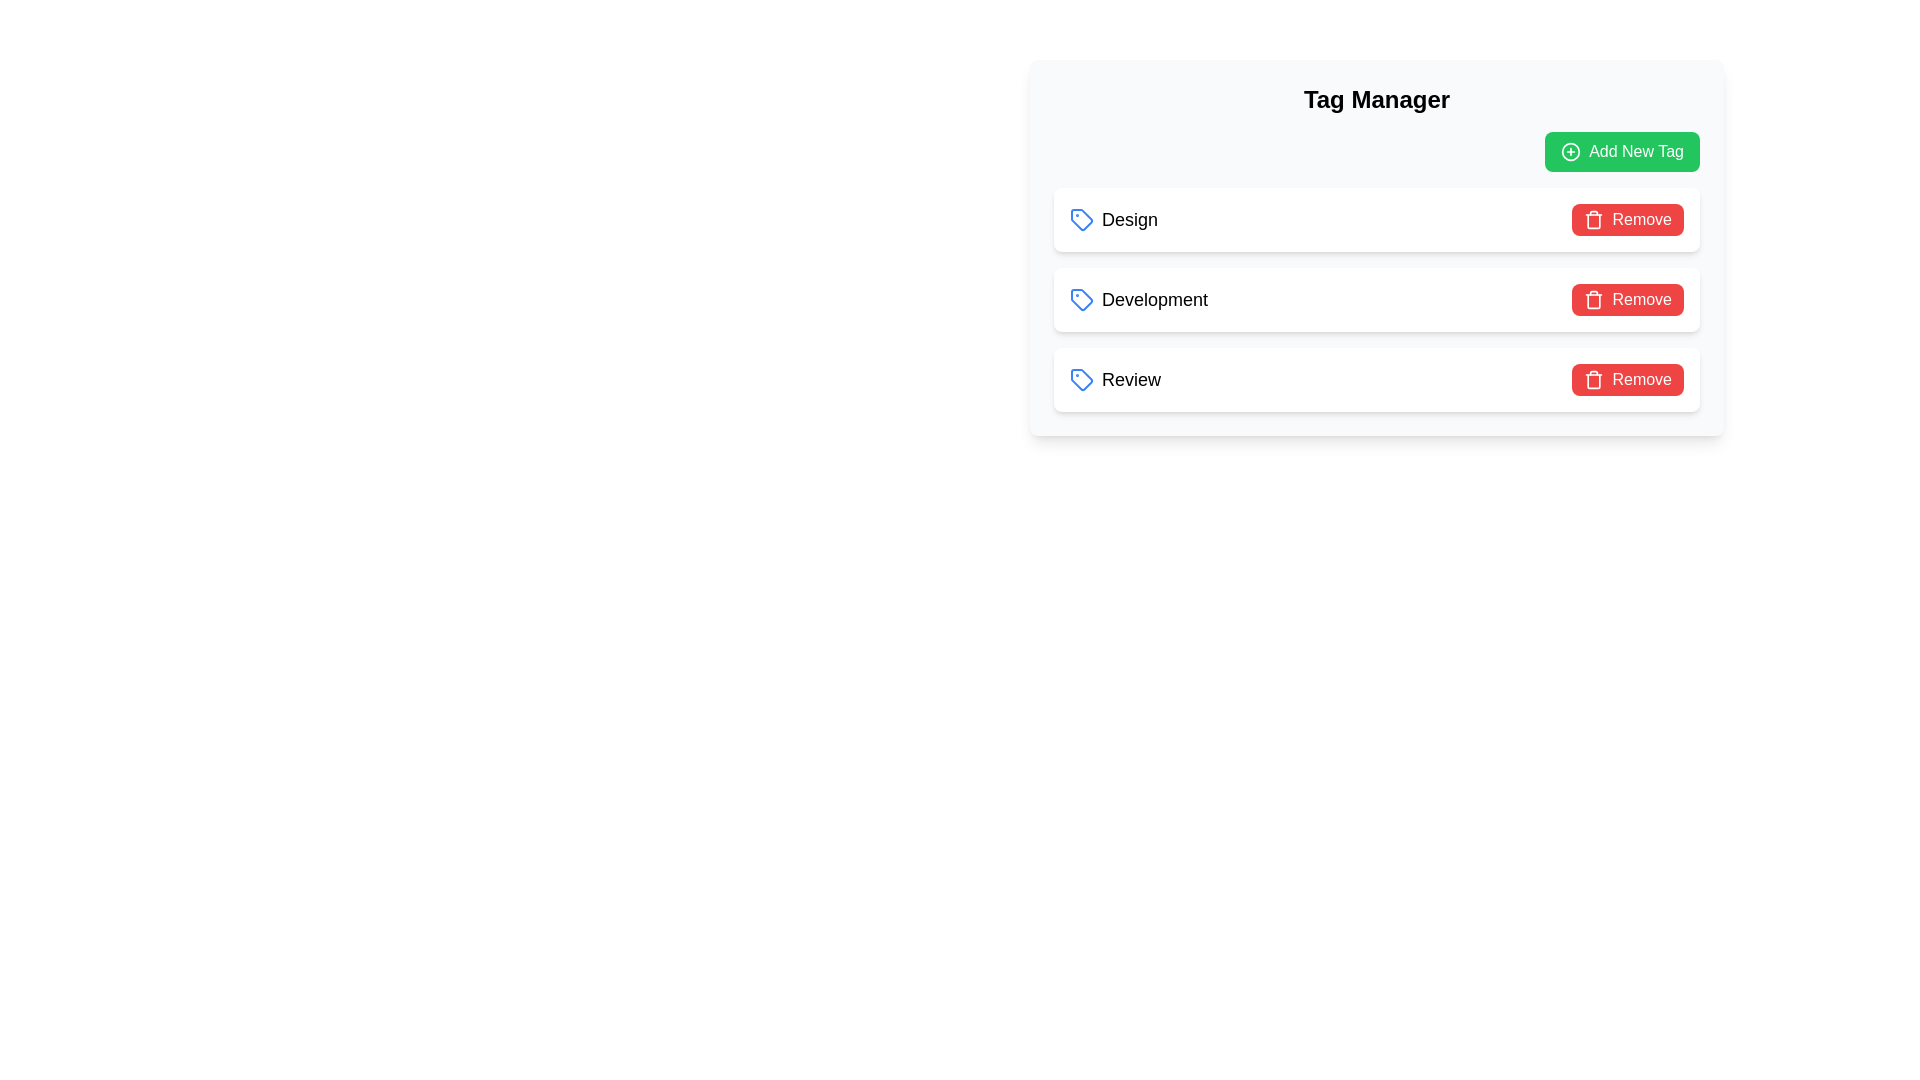  What do you see at coordinates (1628, 219) in the screenshot?
I see `the delete button located on the right side of the 'Design' label to initiate the removal of the associated item` at bounding box center [1628, 219].